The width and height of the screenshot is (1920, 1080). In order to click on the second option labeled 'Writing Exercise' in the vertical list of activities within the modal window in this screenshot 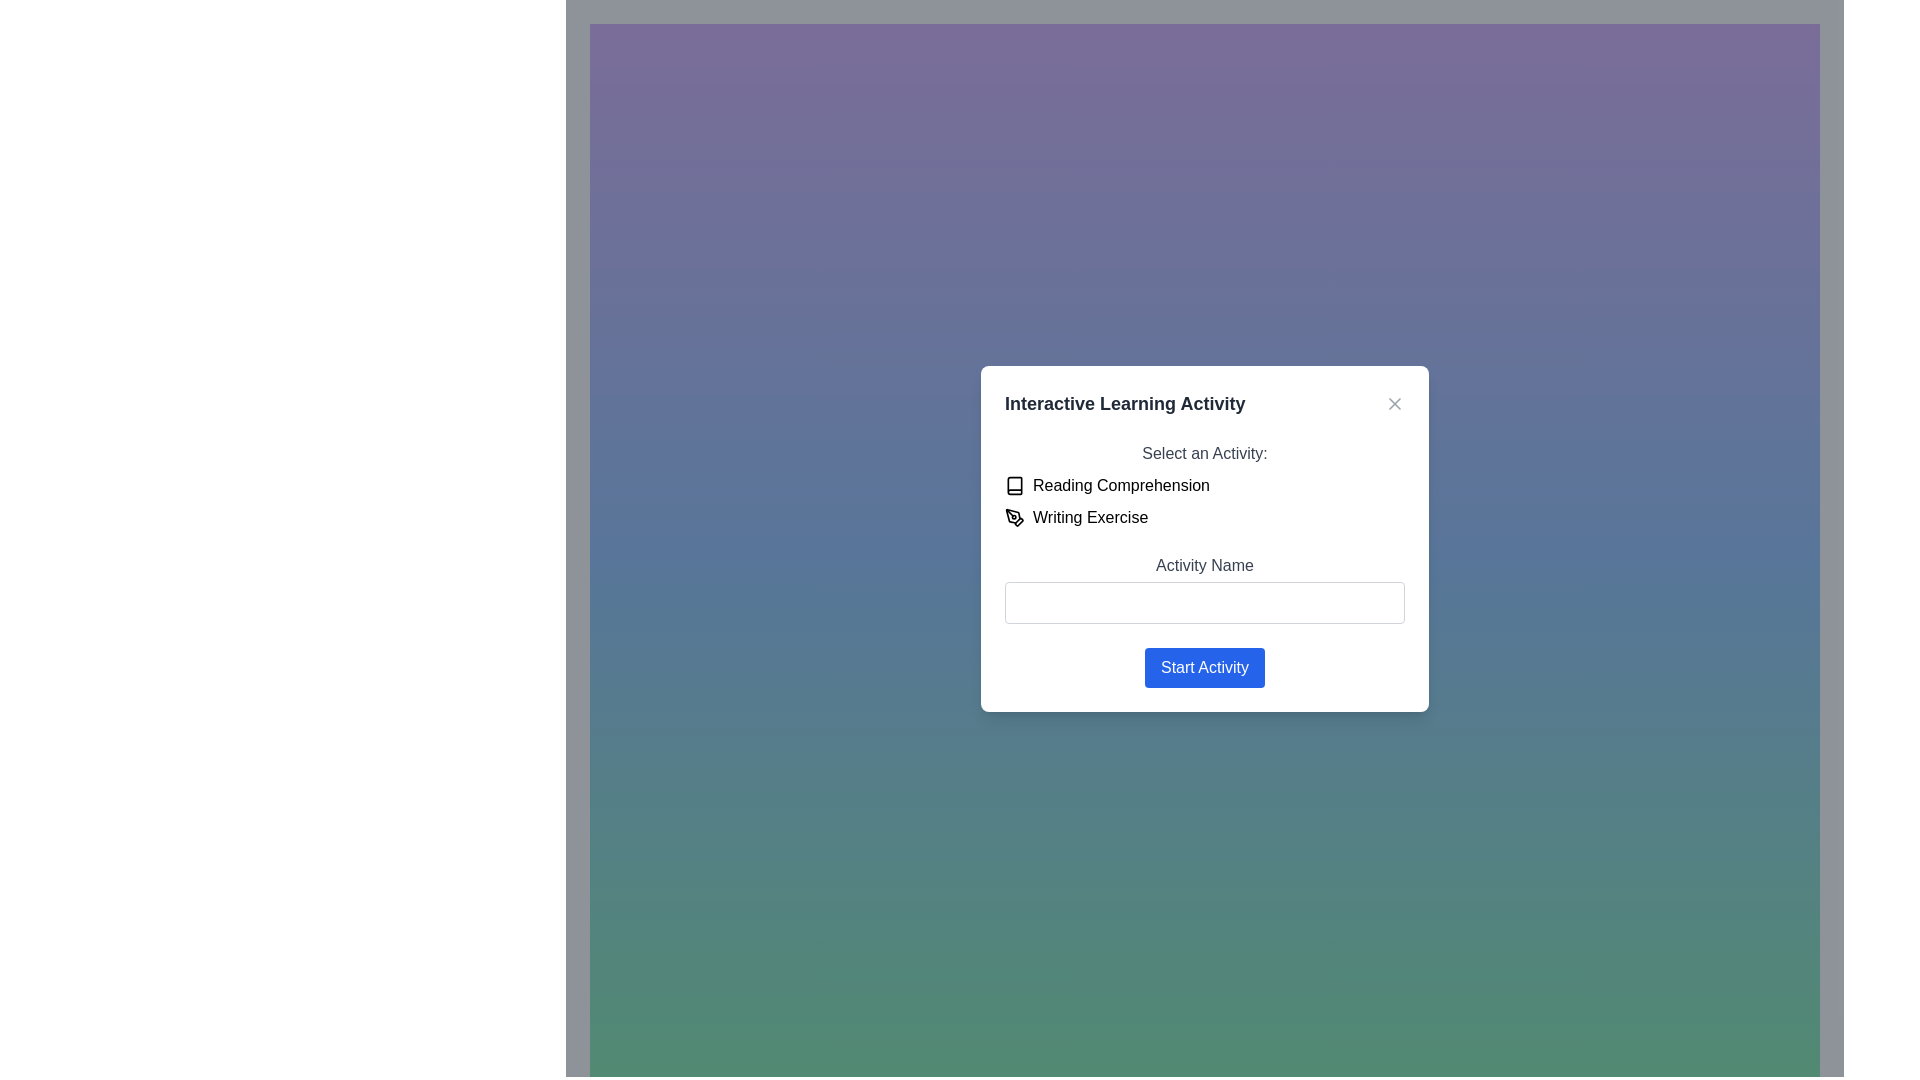, I will do `click(1203, 516)`.